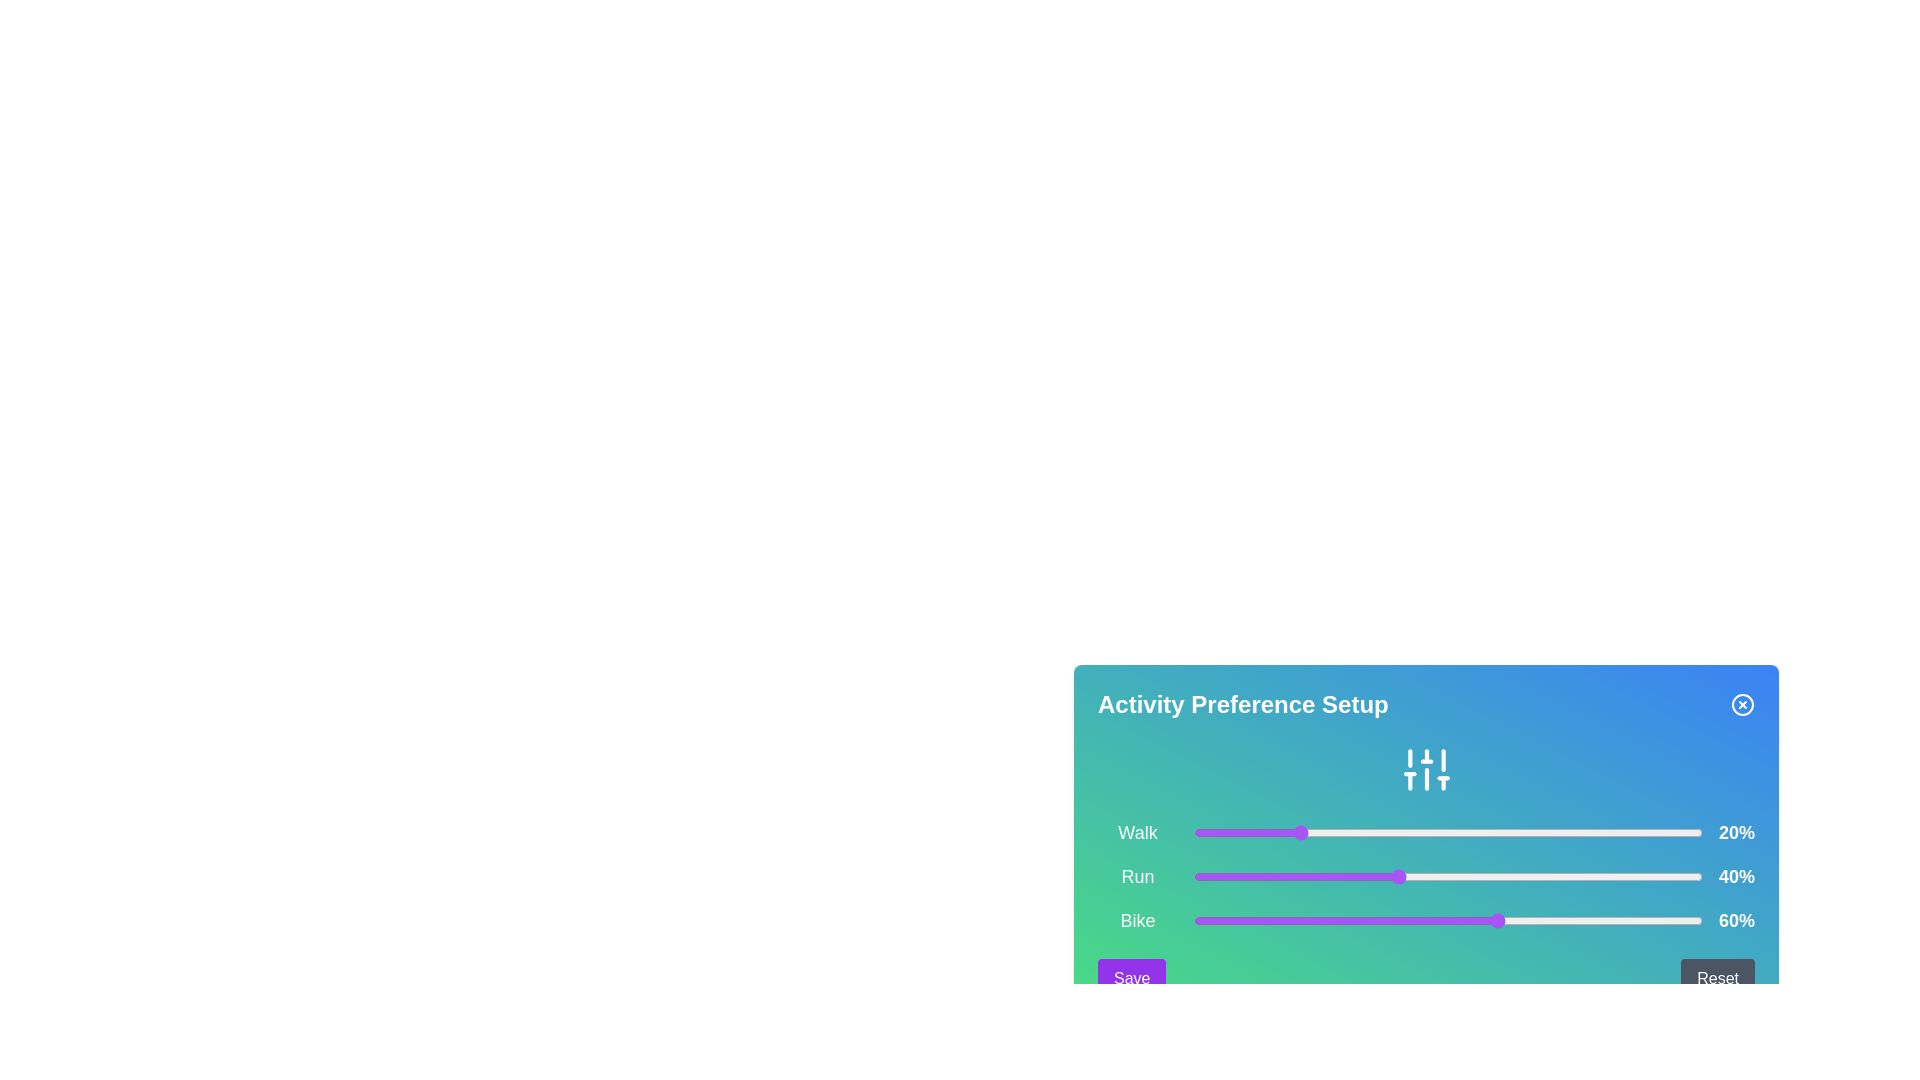 Image resolution: width=1920 pixels, height=1080 pixels. I want to click on the slider for 0 to 42%, so click(1406, 833).